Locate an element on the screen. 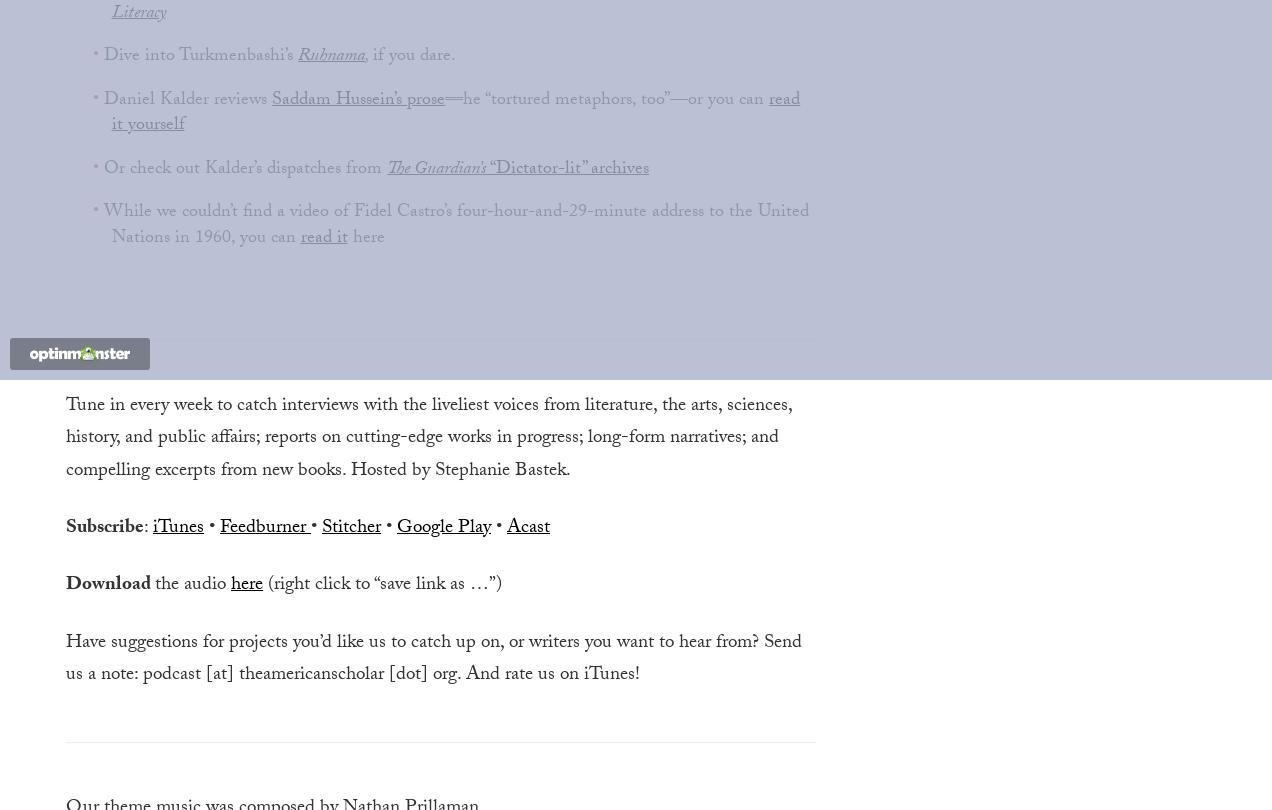 The image size is (1272, 810). '“Dictator-lit” archives' is located at coordinates (568, 169).